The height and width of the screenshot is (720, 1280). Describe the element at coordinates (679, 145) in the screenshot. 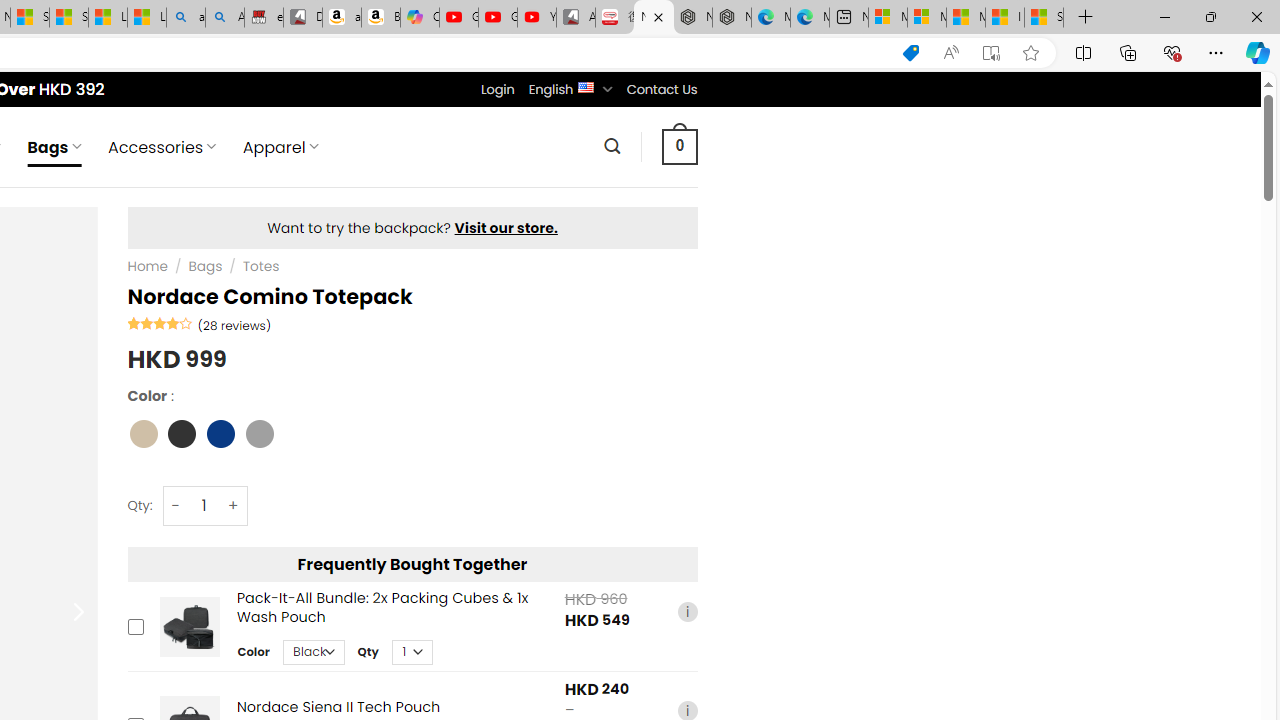

I see `'  0  '` at that location.